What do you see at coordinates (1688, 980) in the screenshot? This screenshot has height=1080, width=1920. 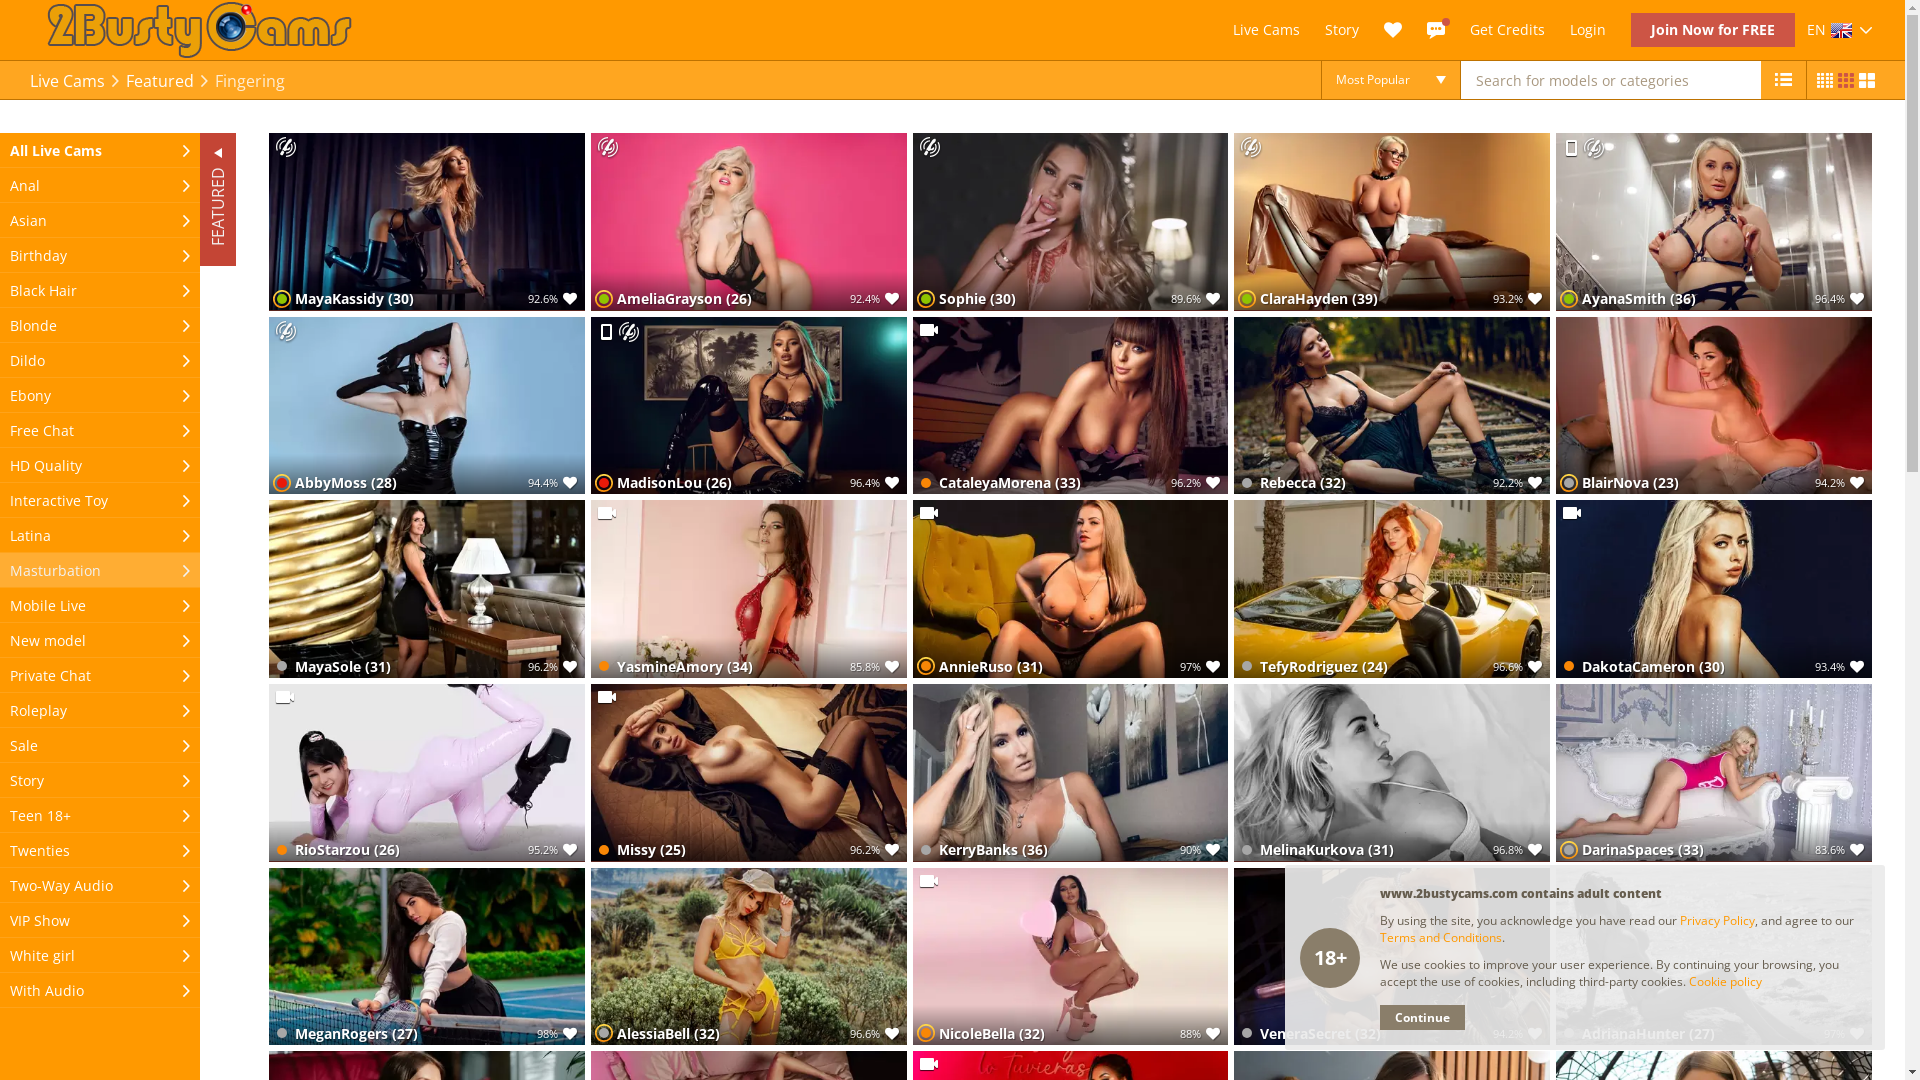 I see `'Cookie policy'` at bounding box center [1688, 980].